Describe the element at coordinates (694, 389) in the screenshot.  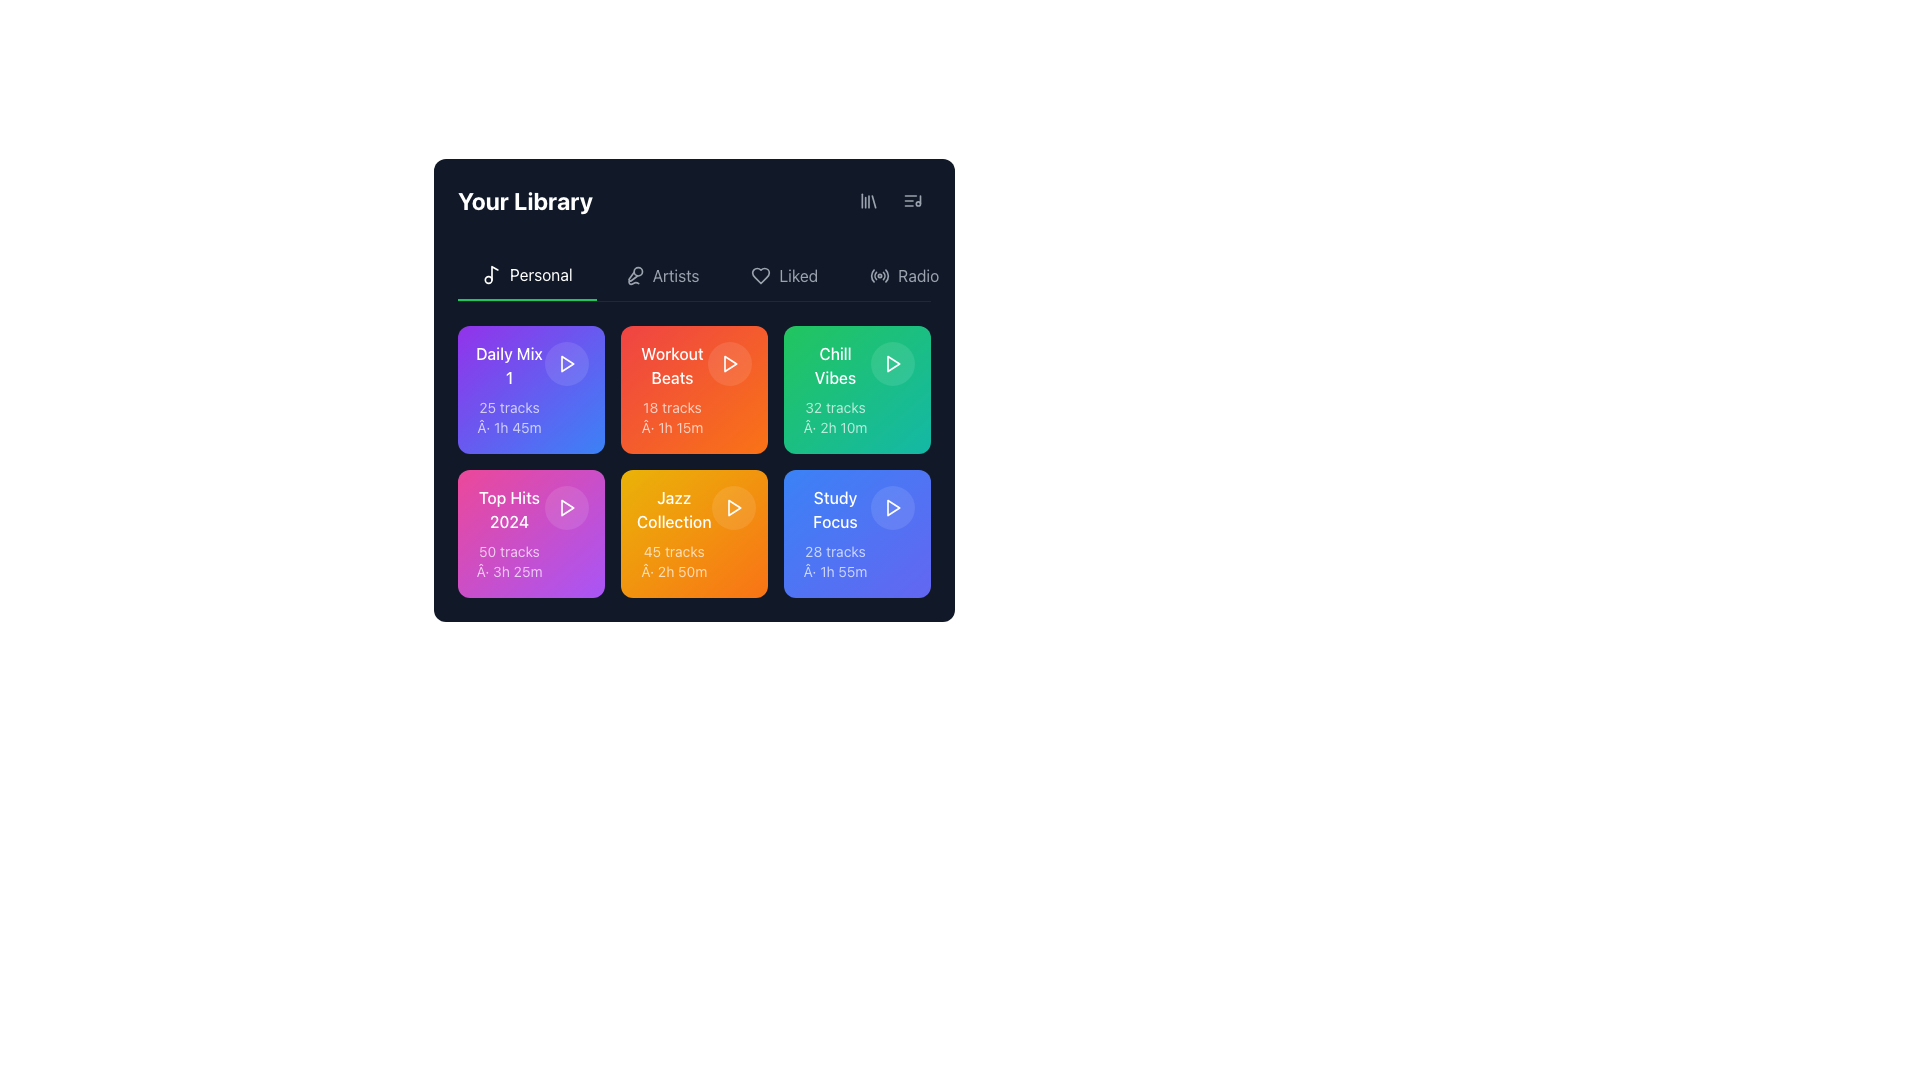
I see `to select the 'Workout Beats' playlist card, which is the second card in the top row of the grid layout under 'Your Library'` at that location.